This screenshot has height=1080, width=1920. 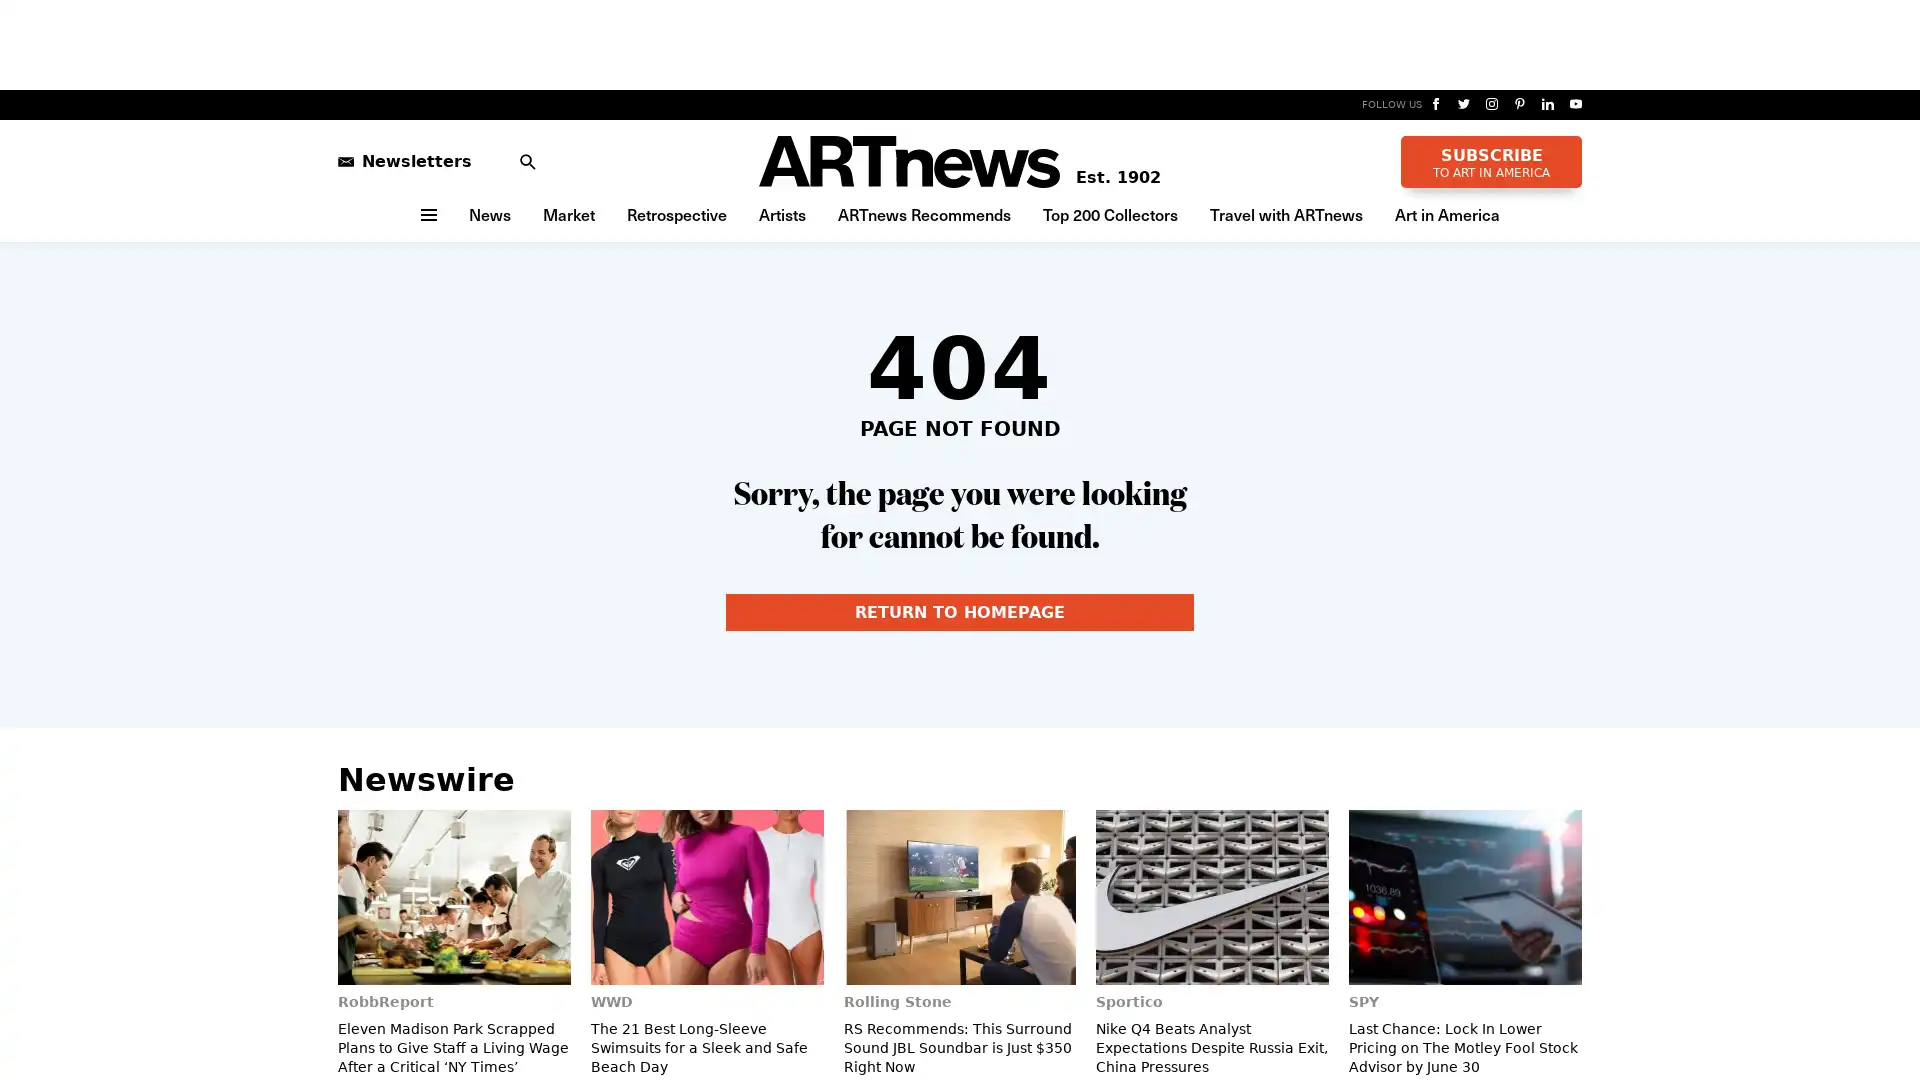 What do you see at coordinates (517, 160) in the screenshot?
I see `Plus Icon Click to Expand Search Input` at bounding box center [517, 160].